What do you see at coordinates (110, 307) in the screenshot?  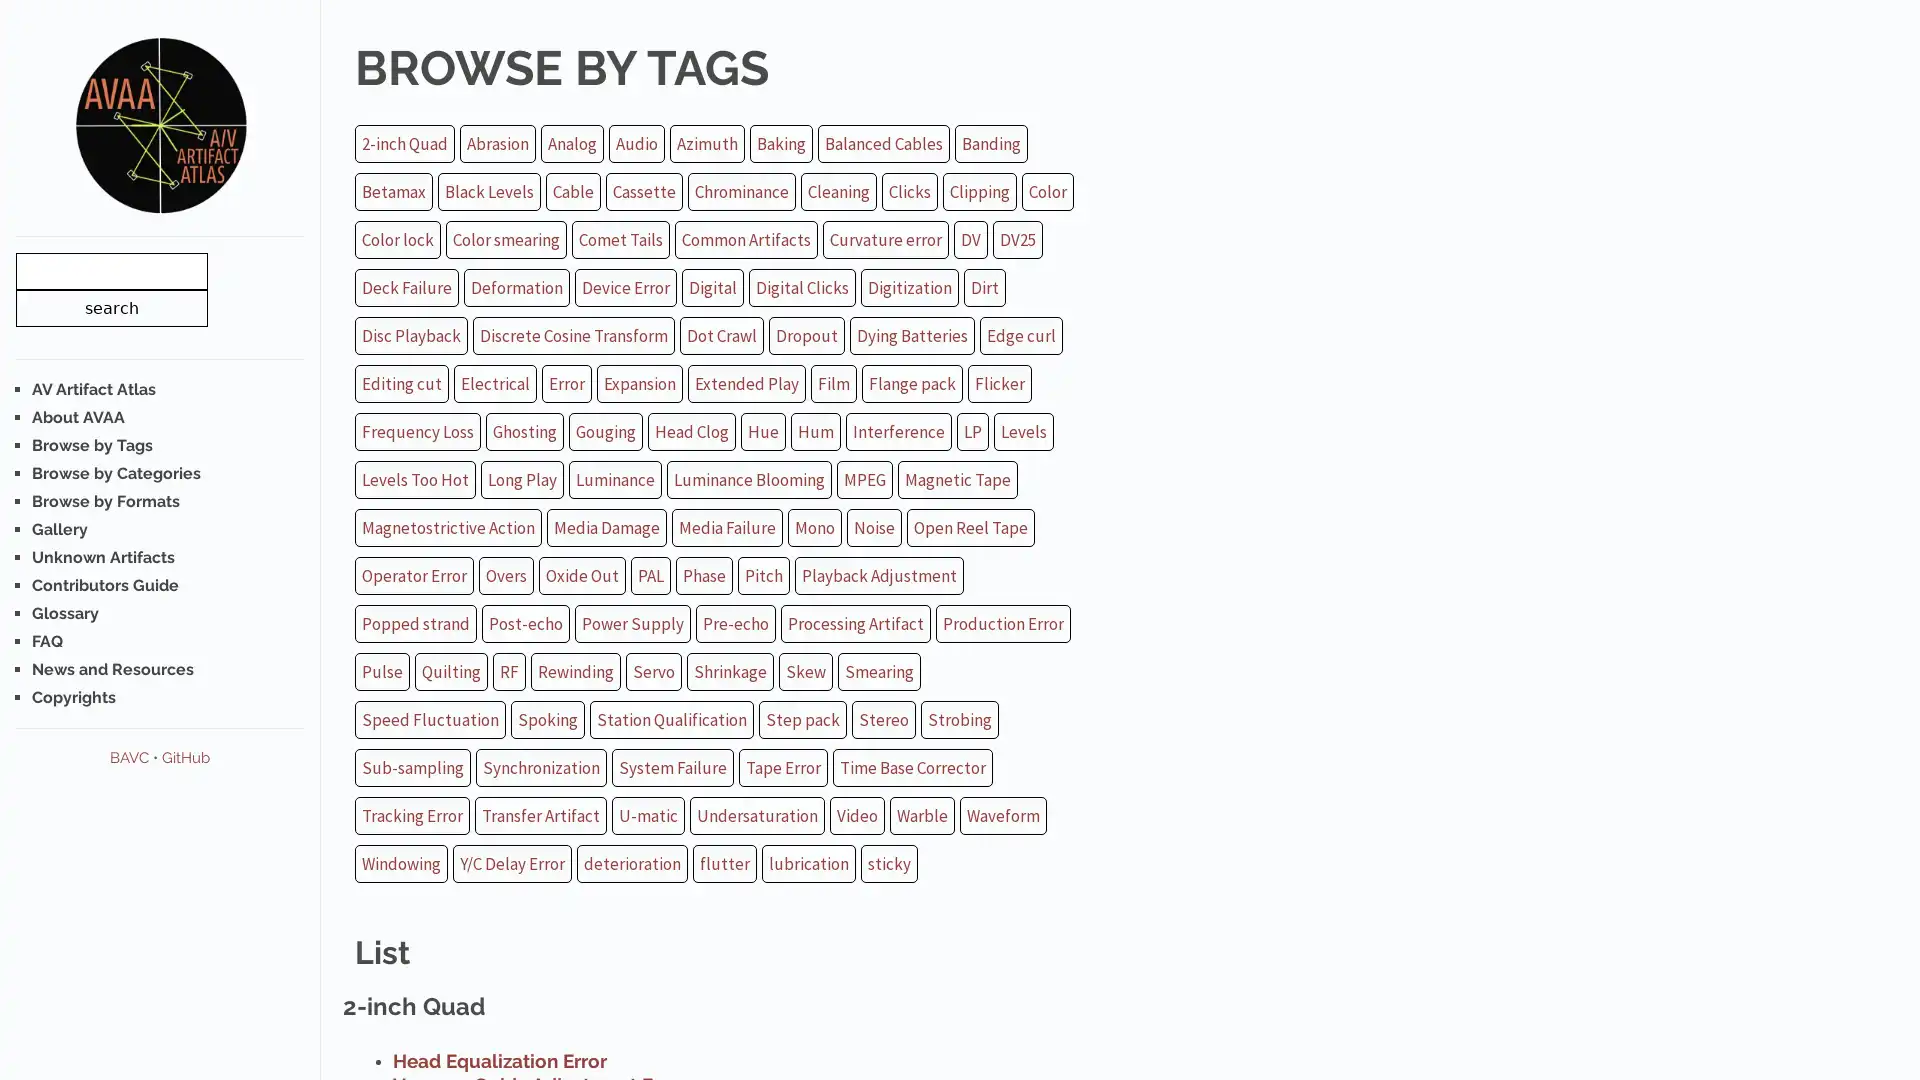 I see `search` at bounding box center [110, 307].